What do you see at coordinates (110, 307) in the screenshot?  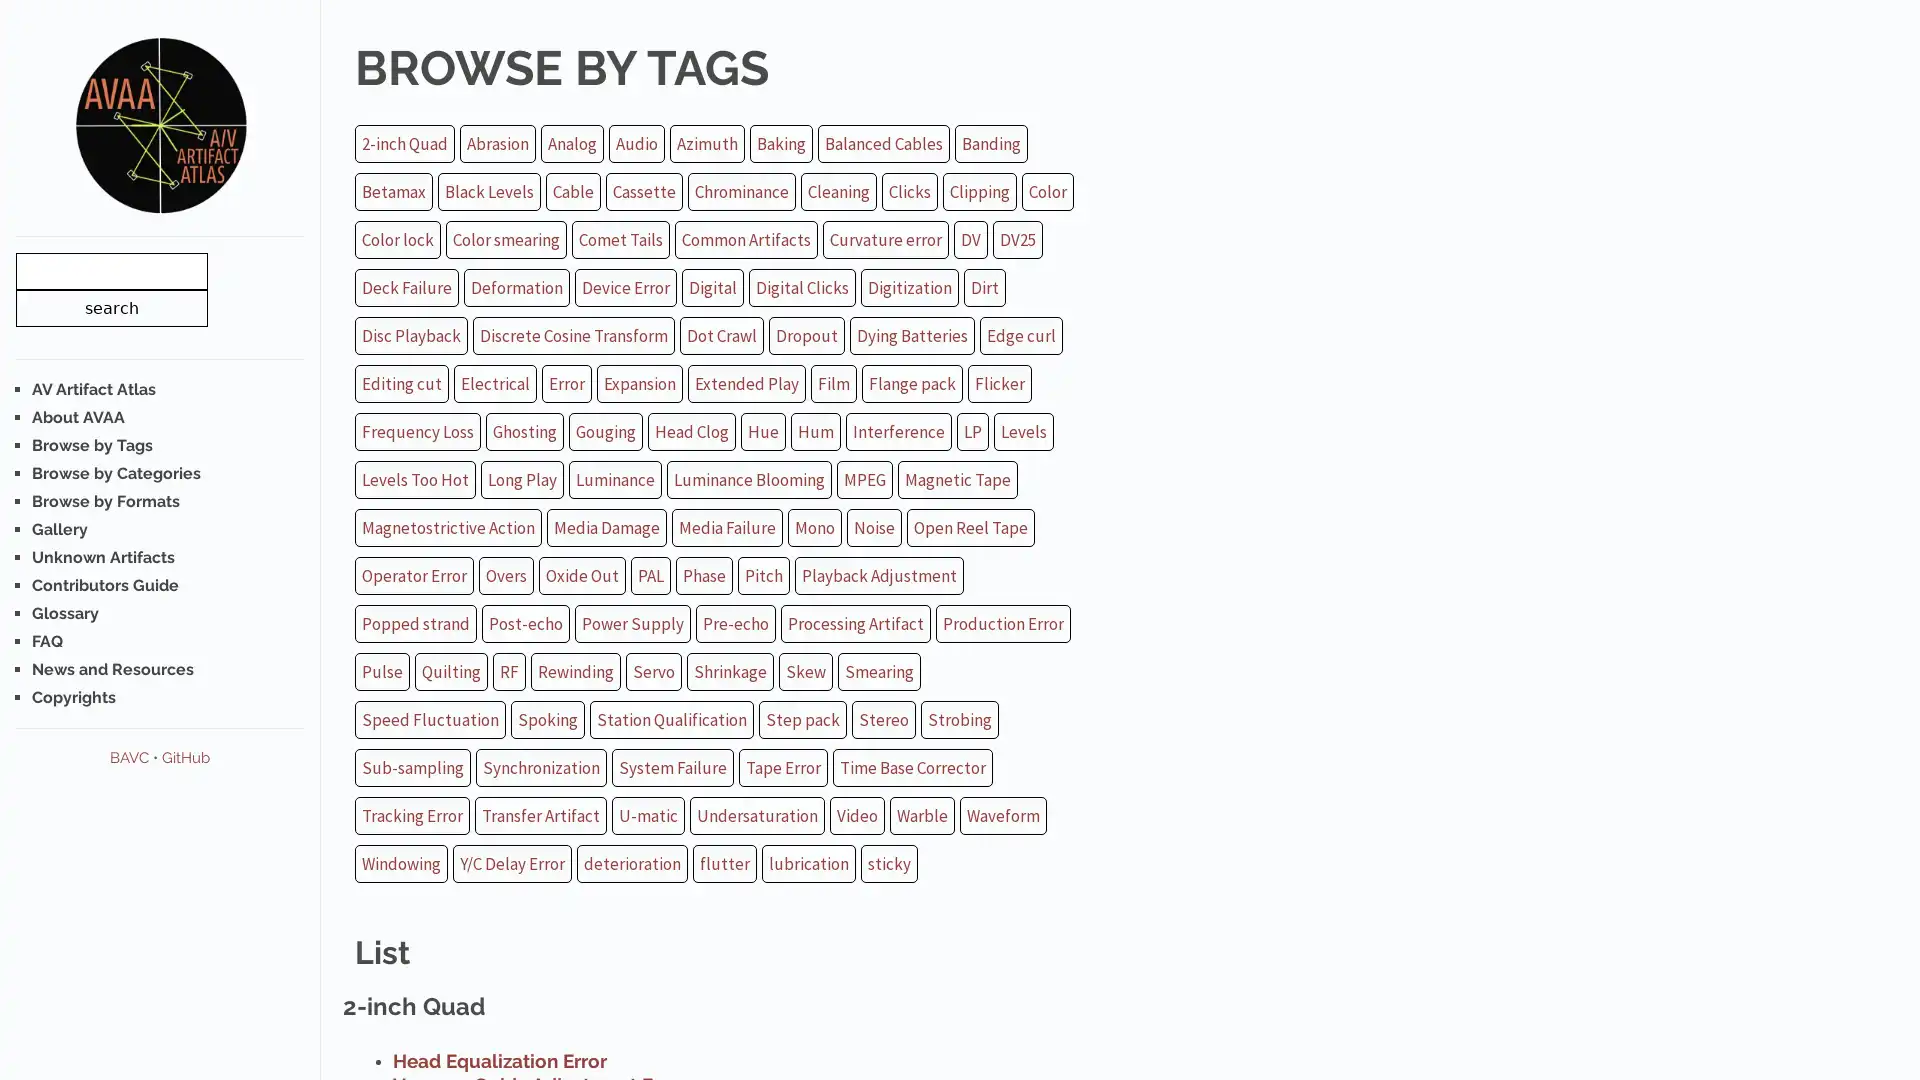 I see `search` at bounding box center [110, 307].